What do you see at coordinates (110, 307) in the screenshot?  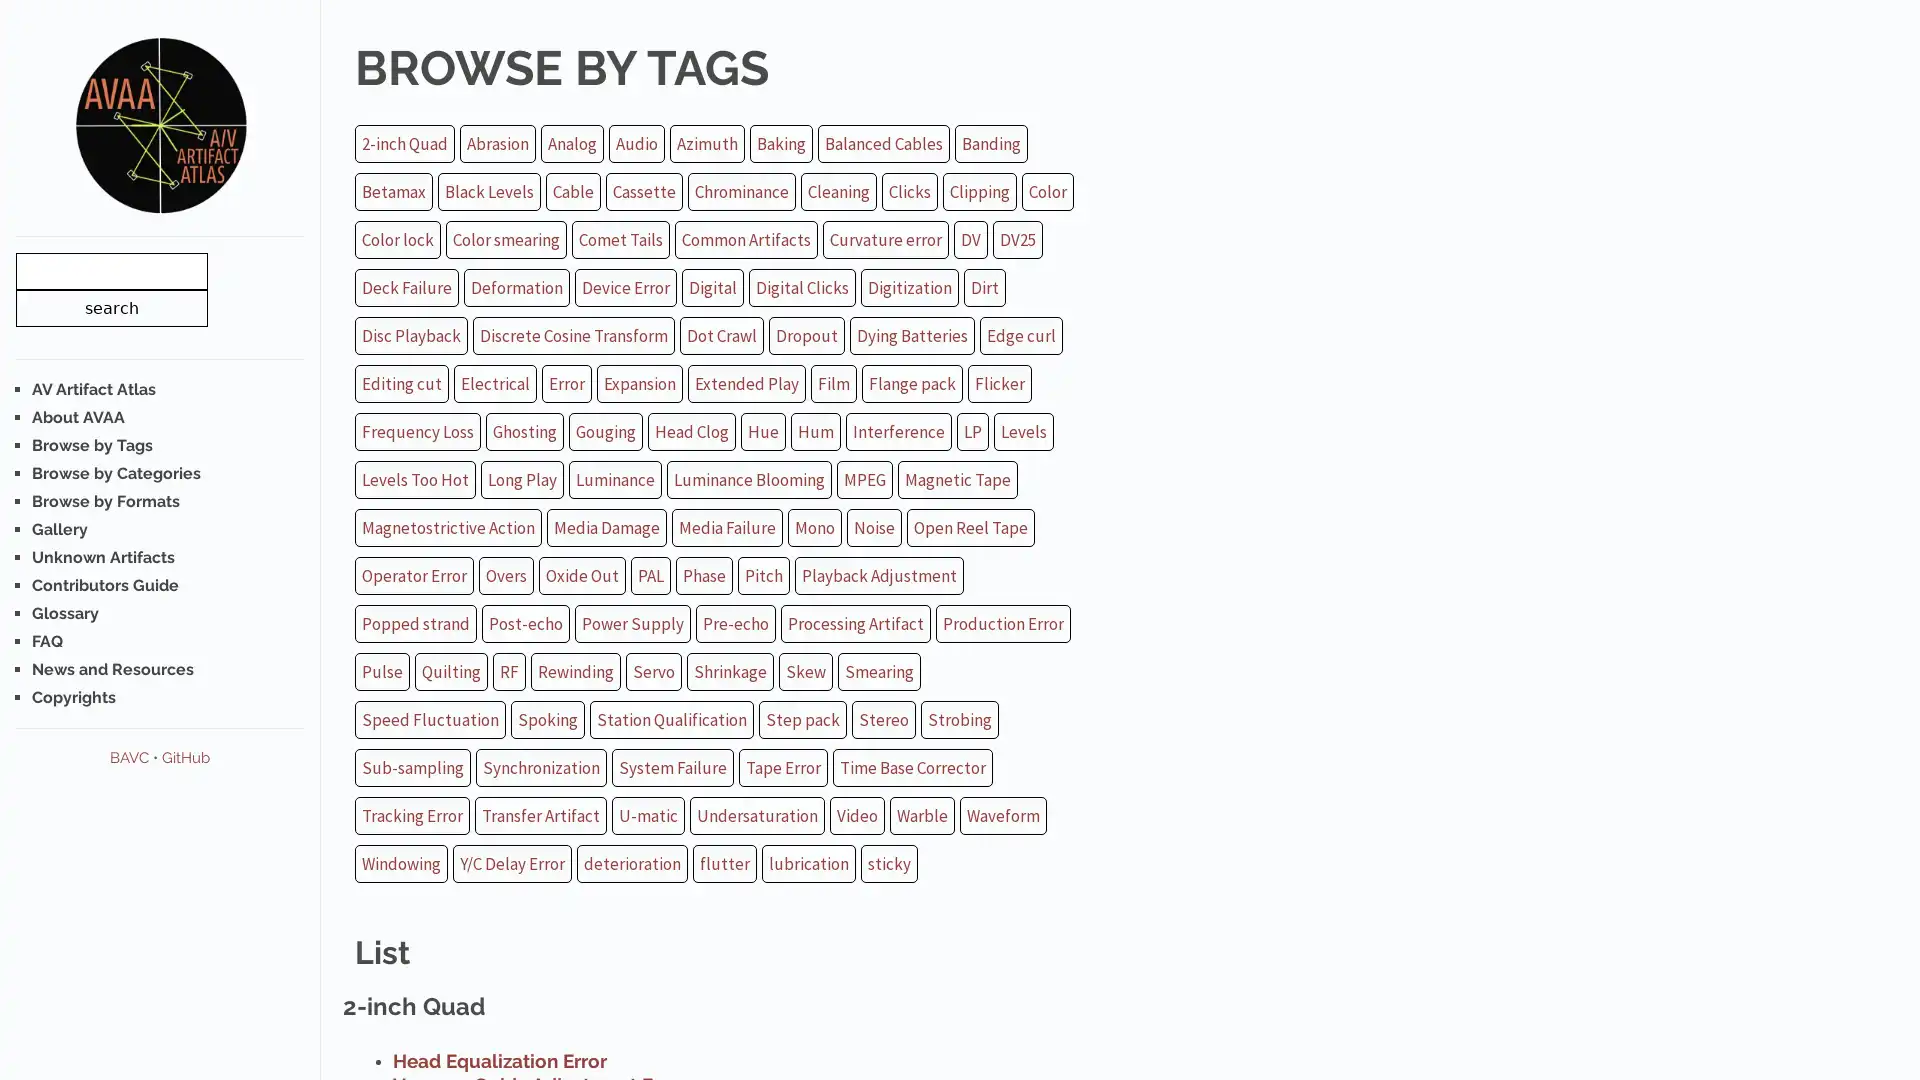 I see `search` at bounding box center [110, 307].